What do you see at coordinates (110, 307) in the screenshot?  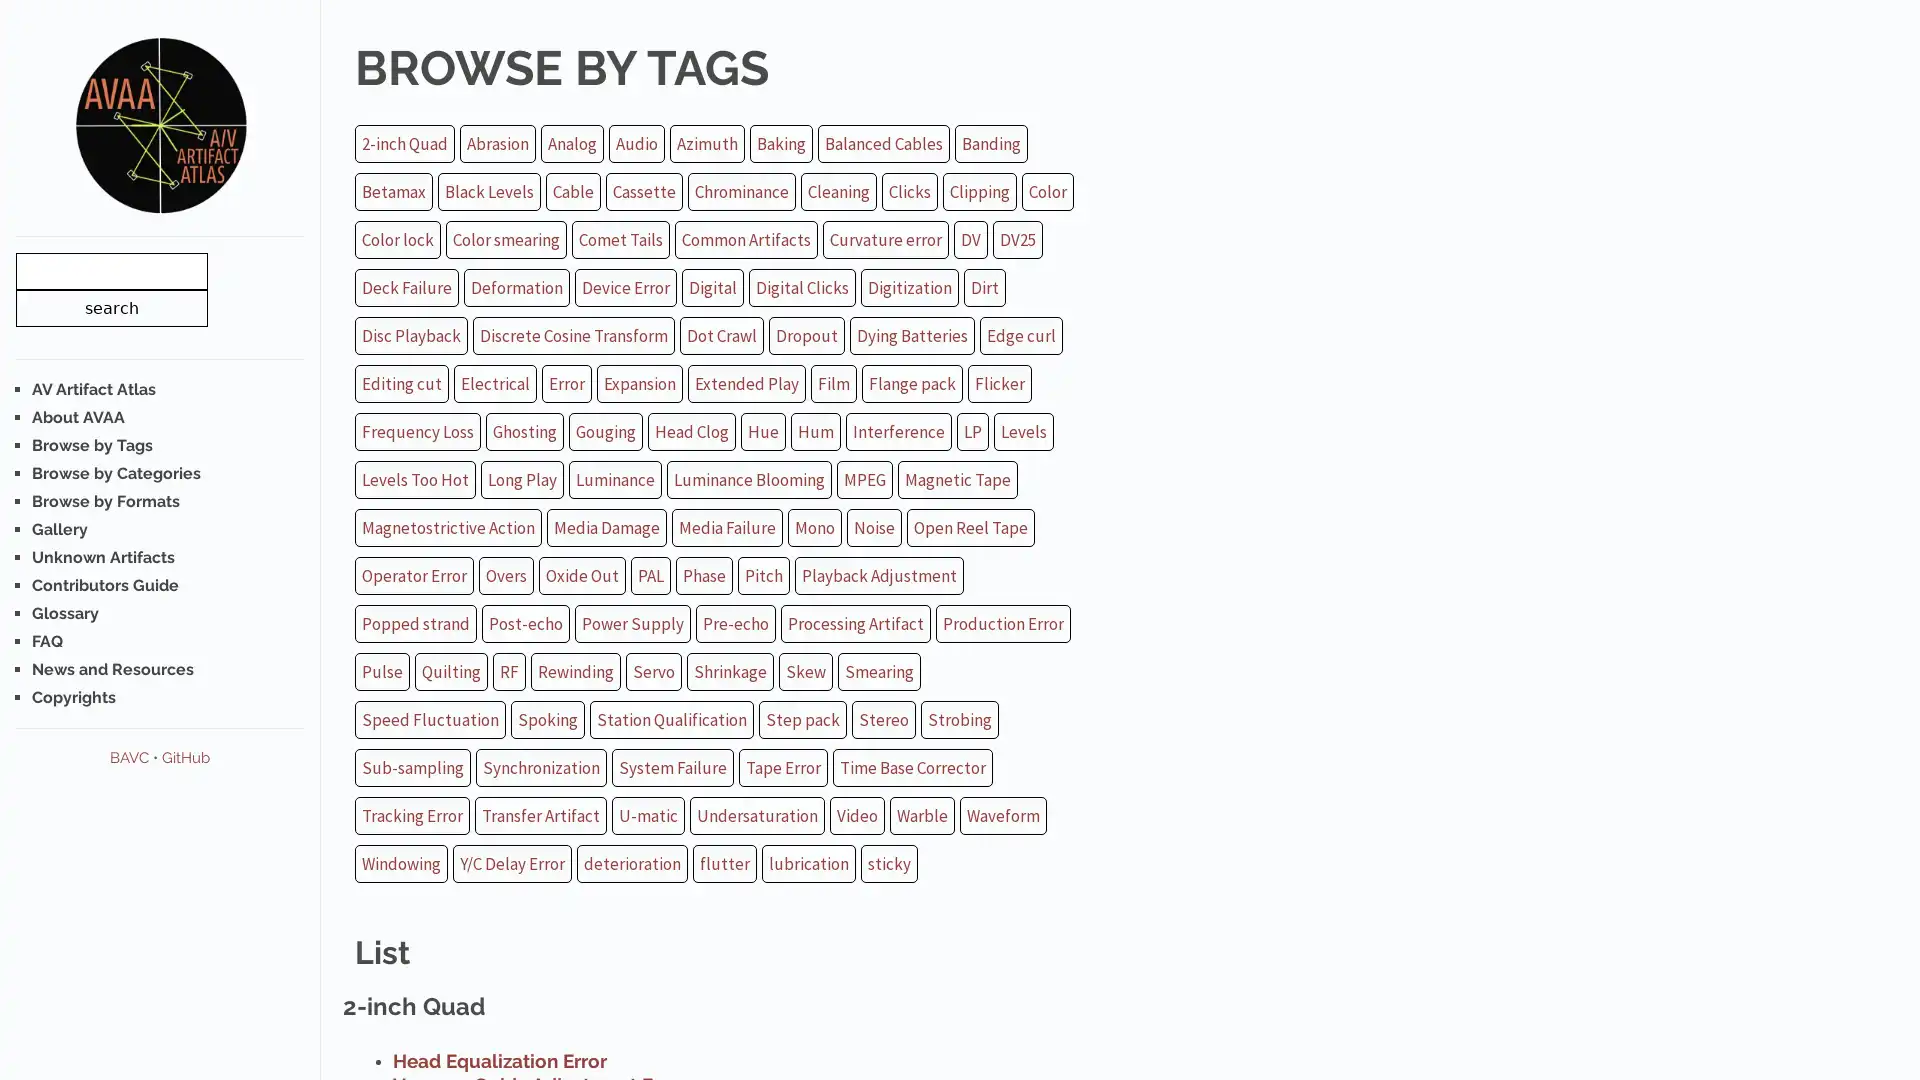 I see `search` at bounding box center [110, 307].